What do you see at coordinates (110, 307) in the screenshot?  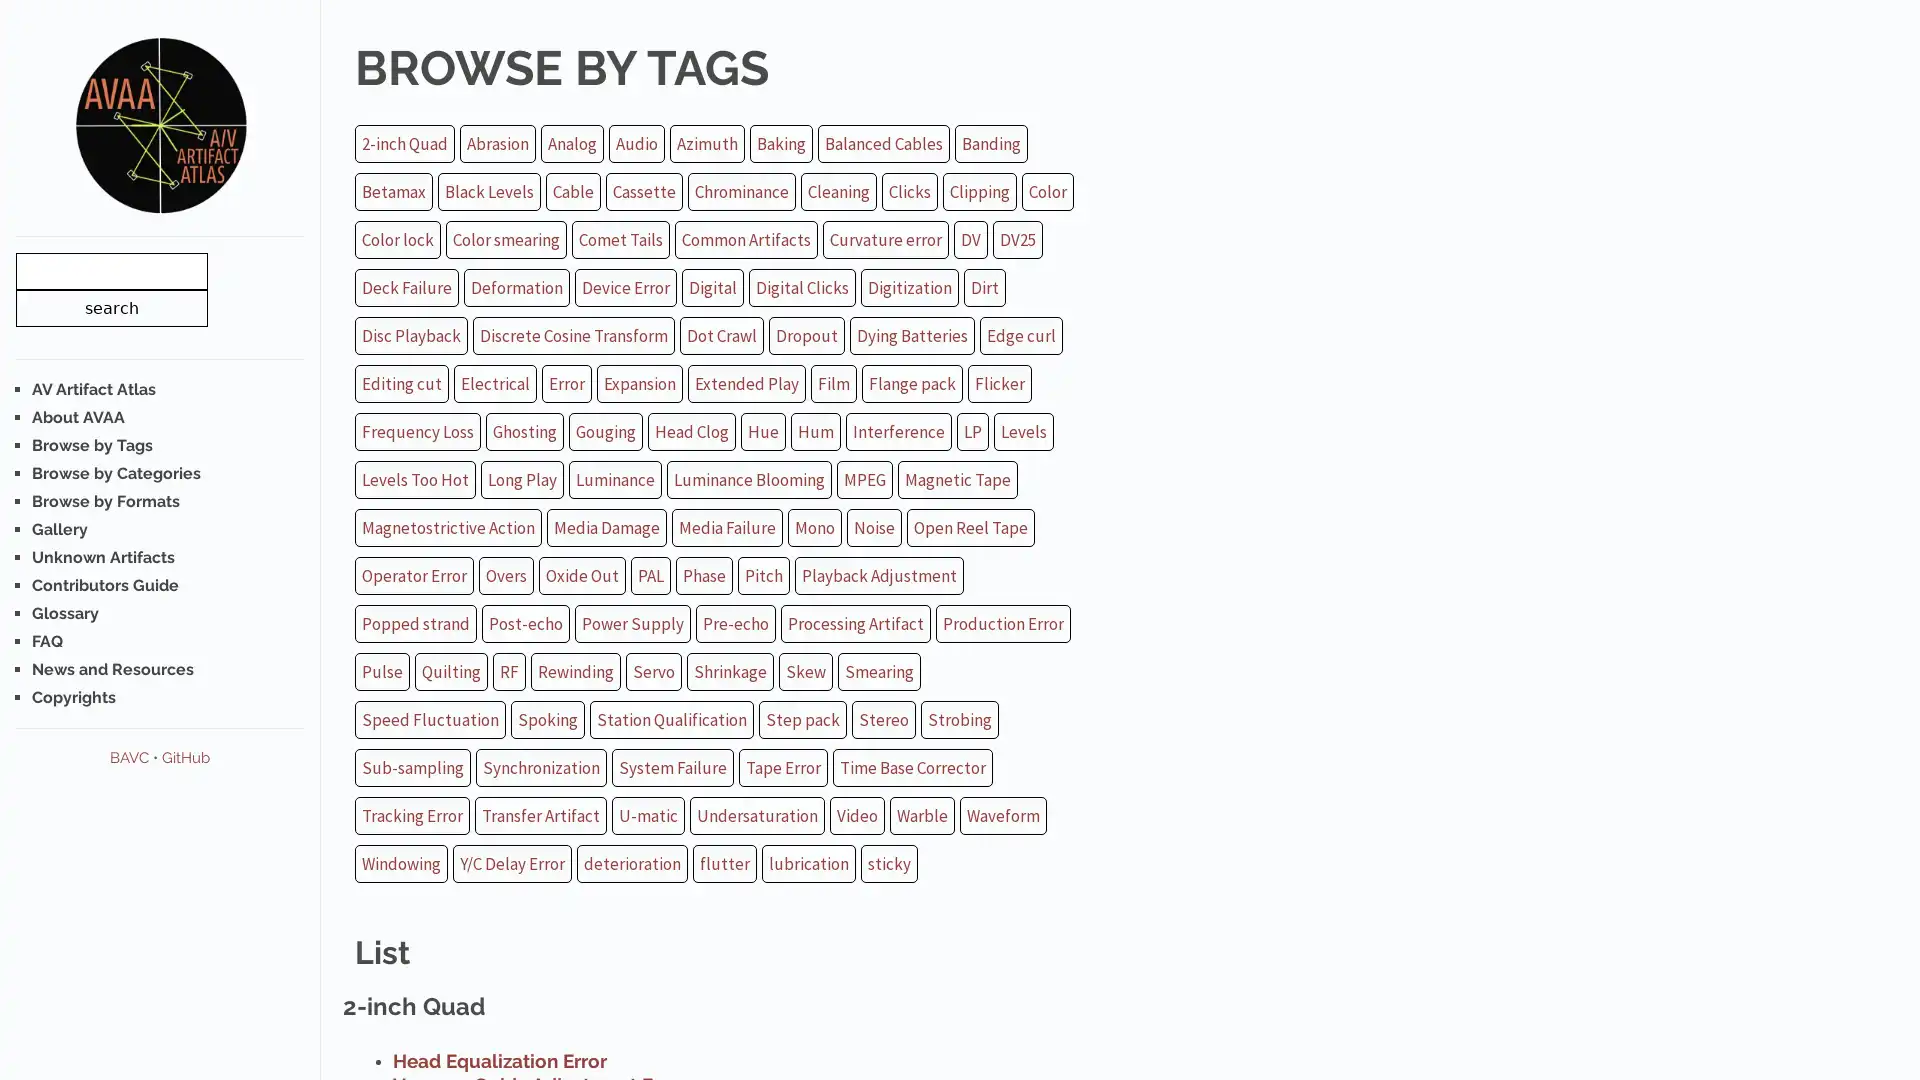 I see `search` at bounding box center [110, 307].